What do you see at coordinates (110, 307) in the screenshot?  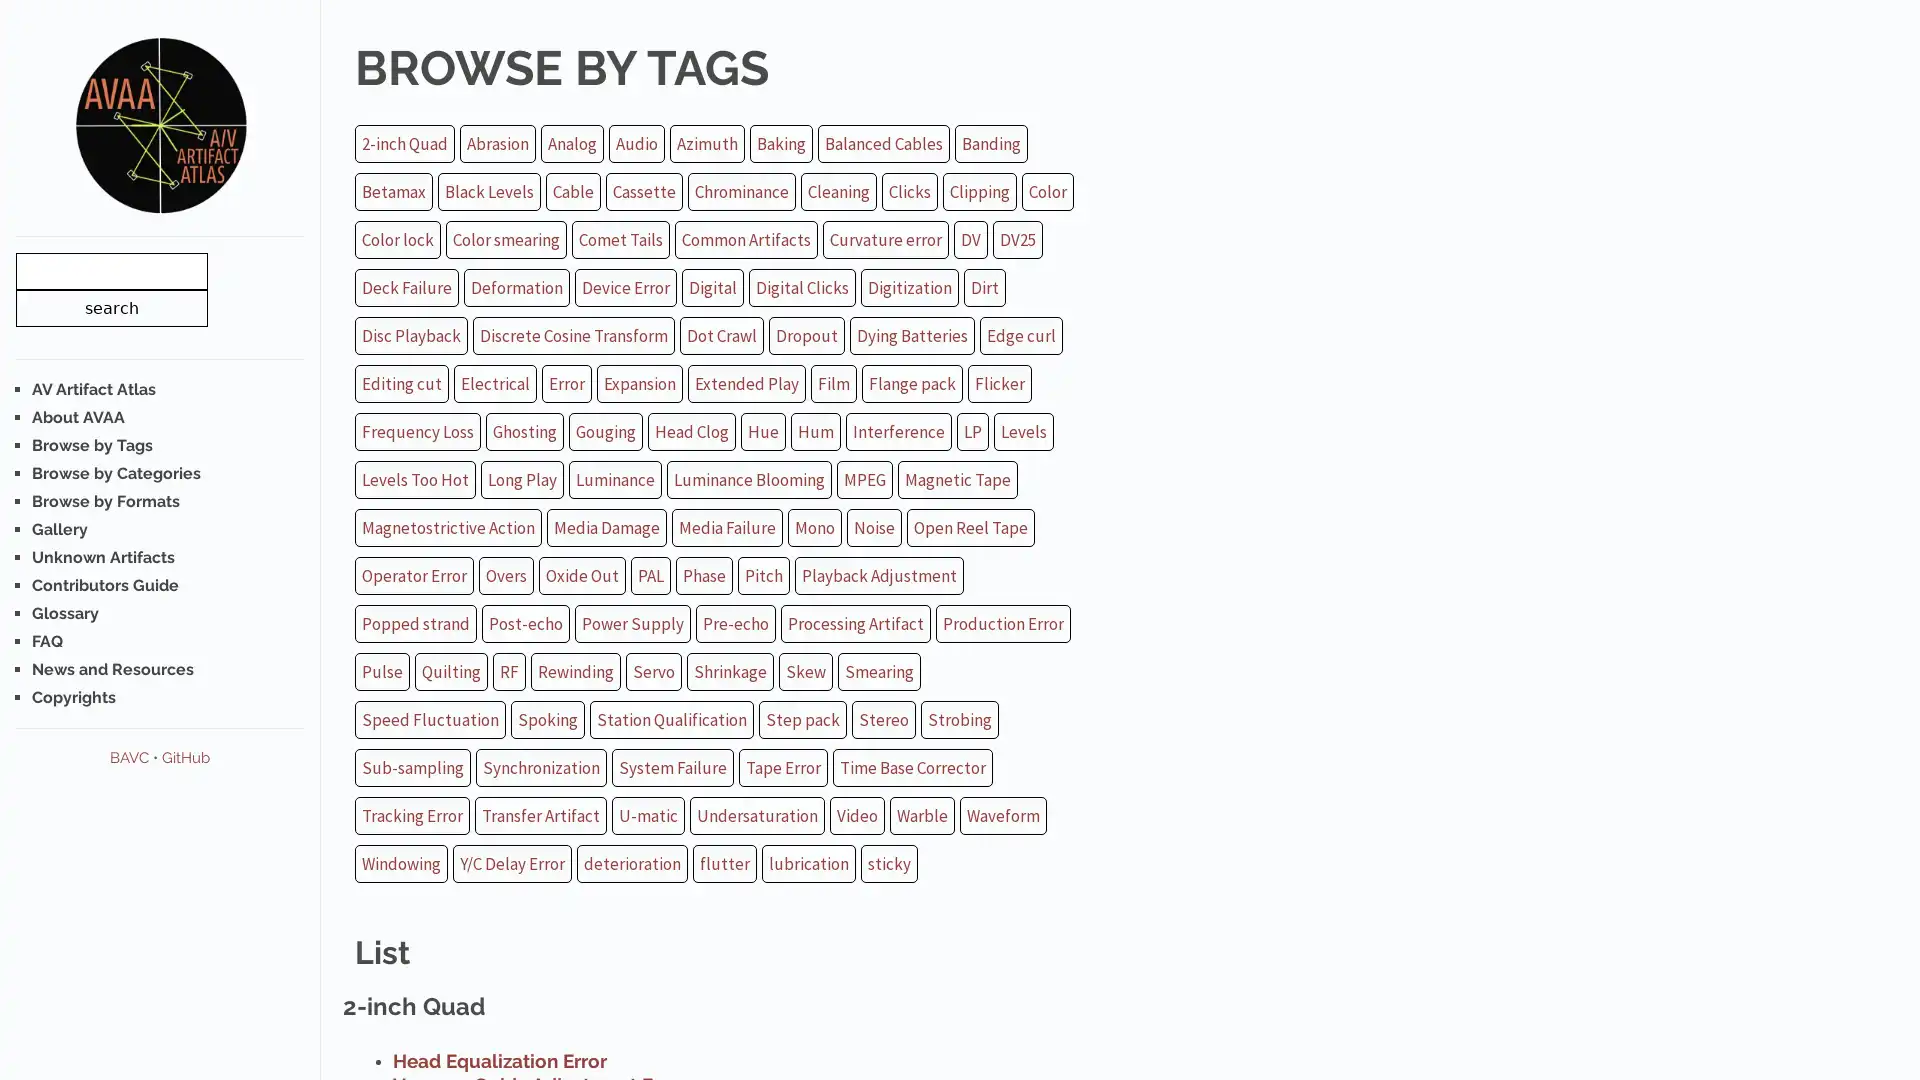 I see `search` at bounding box center [110, 307].